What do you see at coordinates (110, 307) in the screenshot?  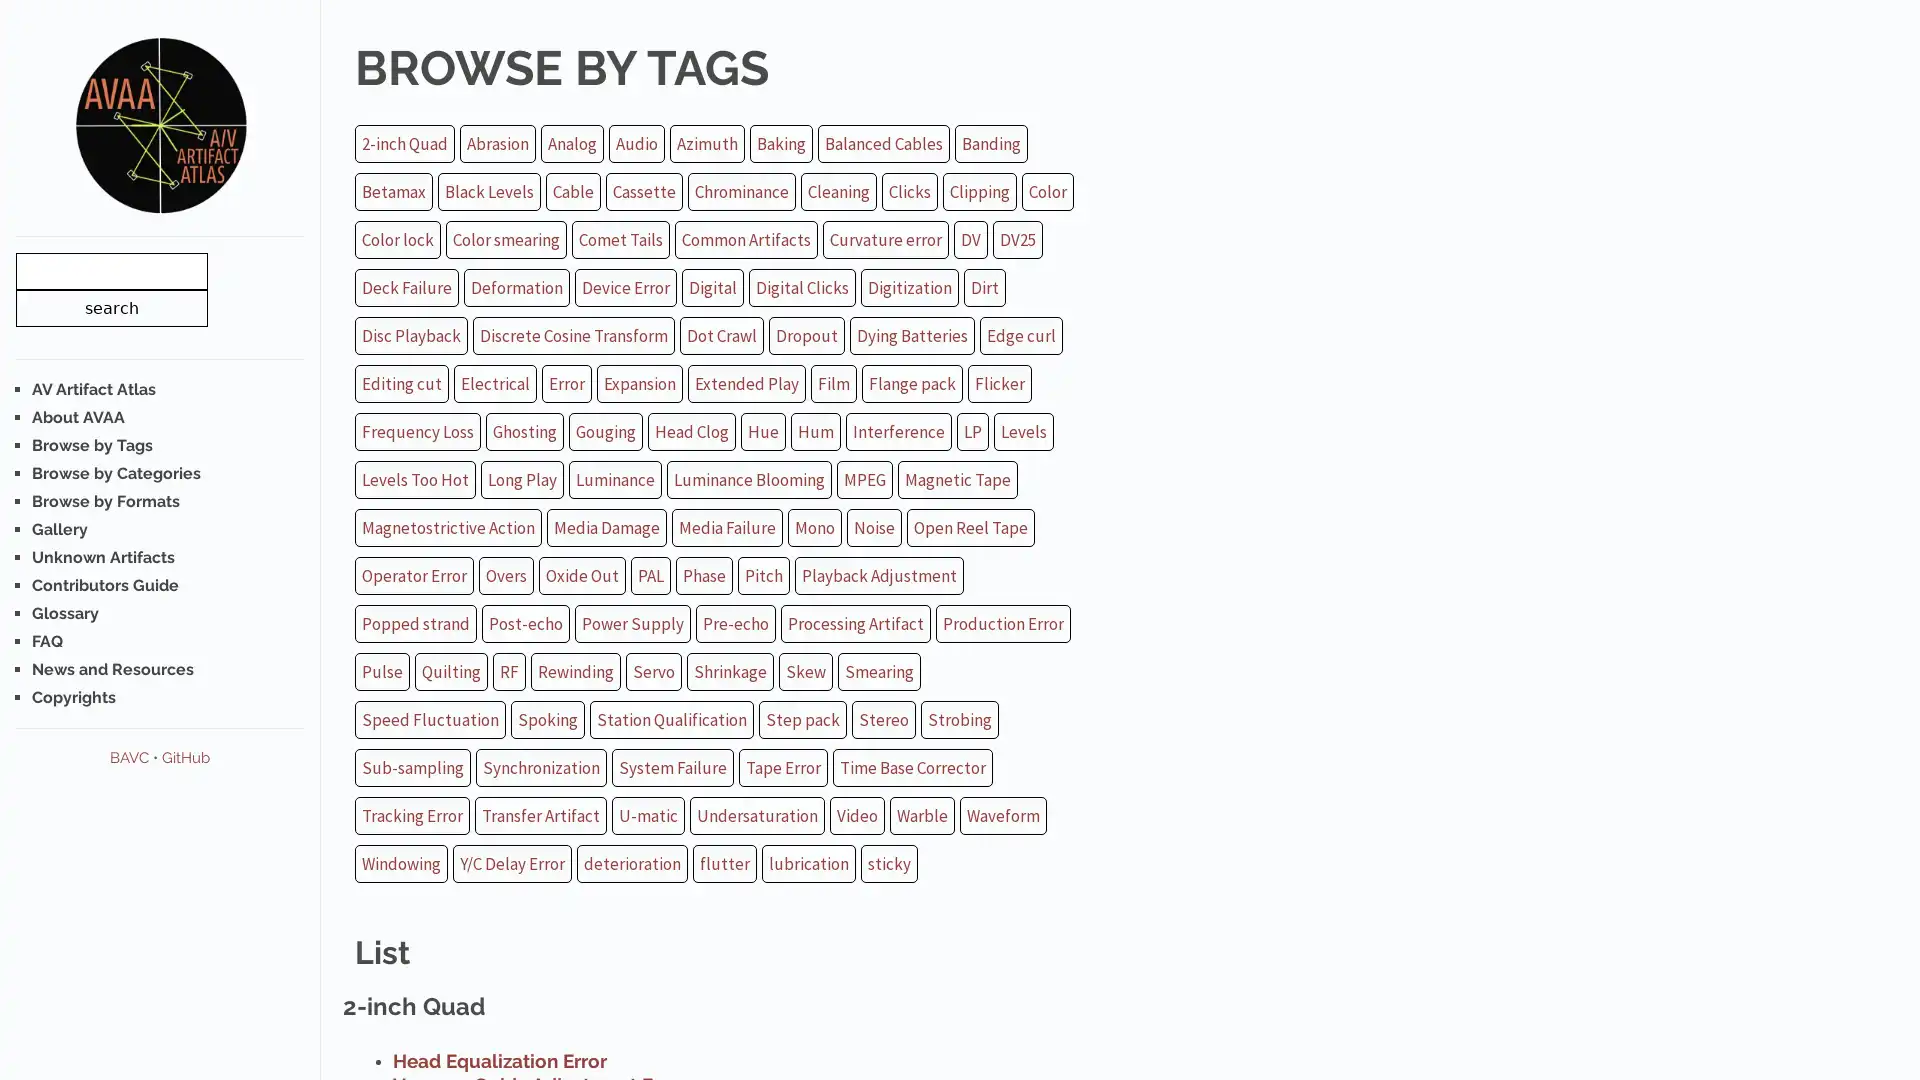 I see `search` at bounding box center [110, 307].